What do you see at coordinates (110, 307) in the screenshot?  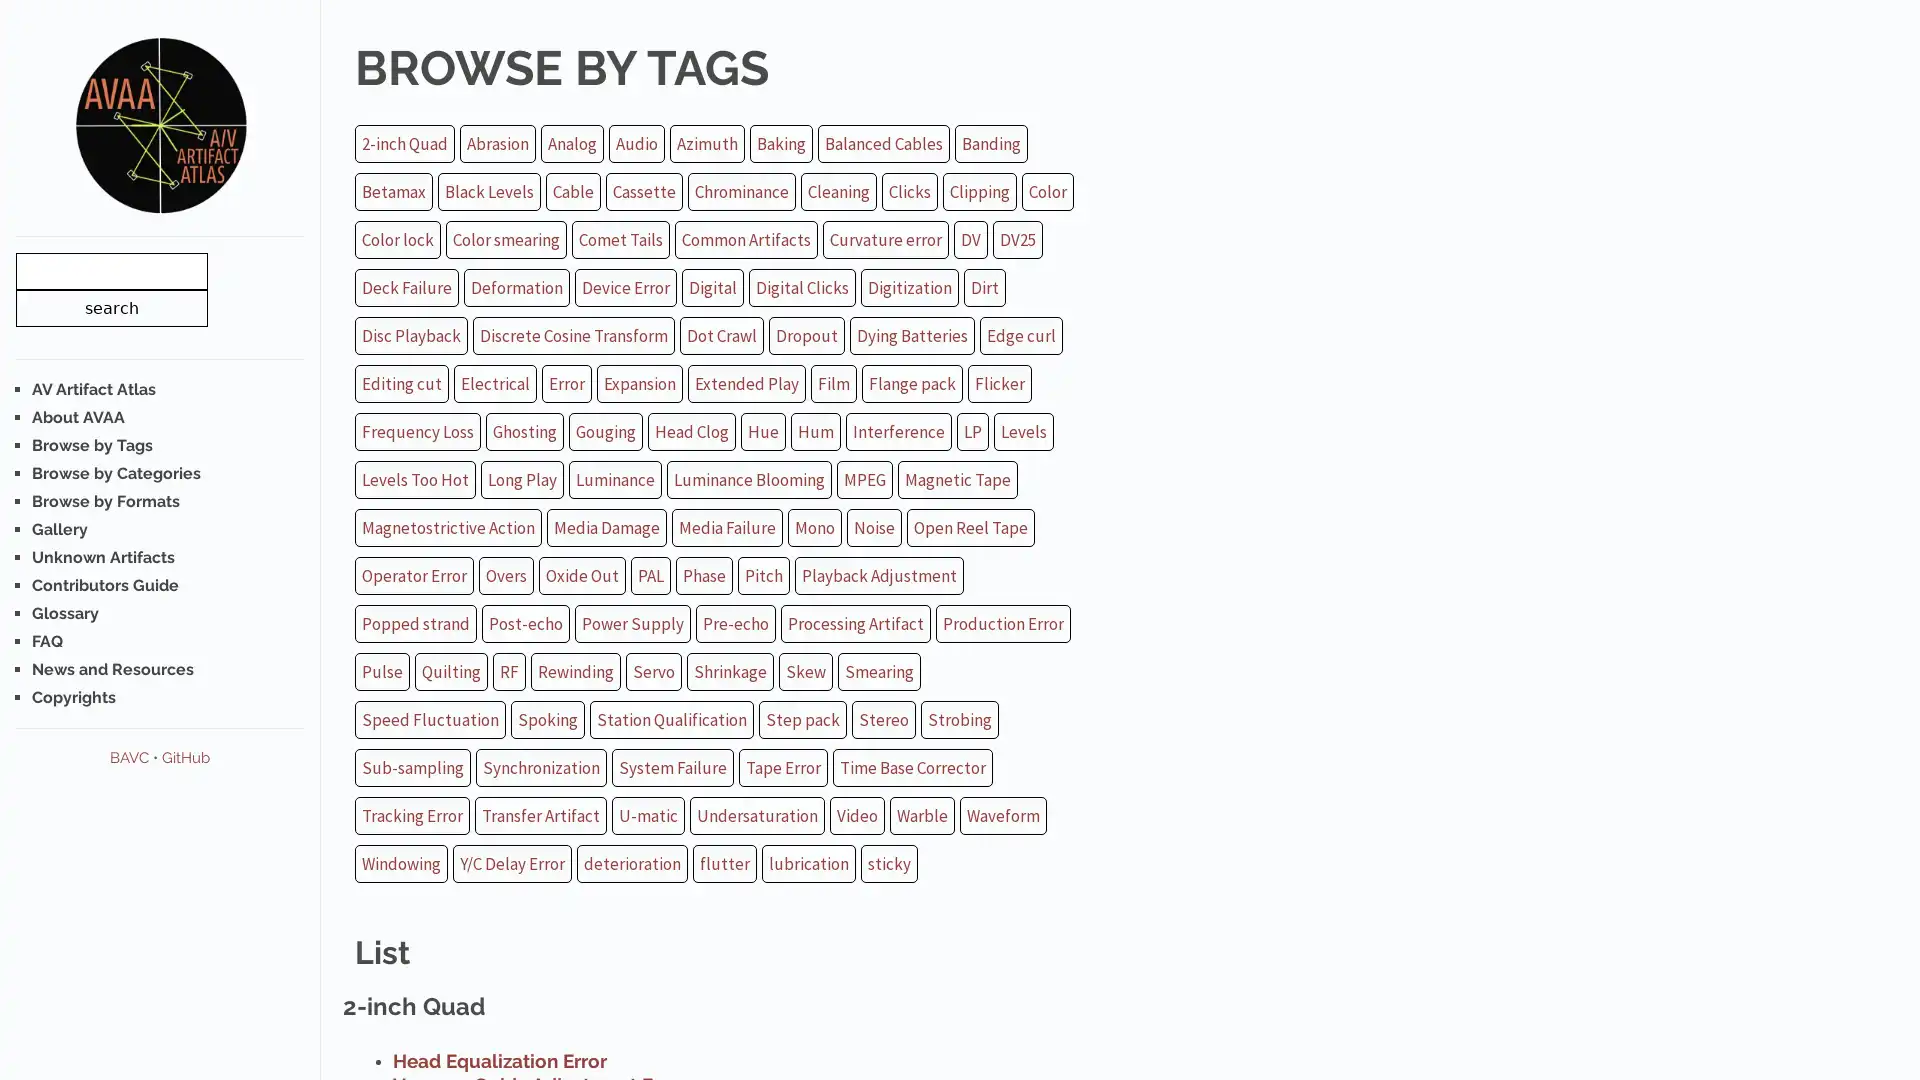 I see `search` at bounding box center [110, 307].